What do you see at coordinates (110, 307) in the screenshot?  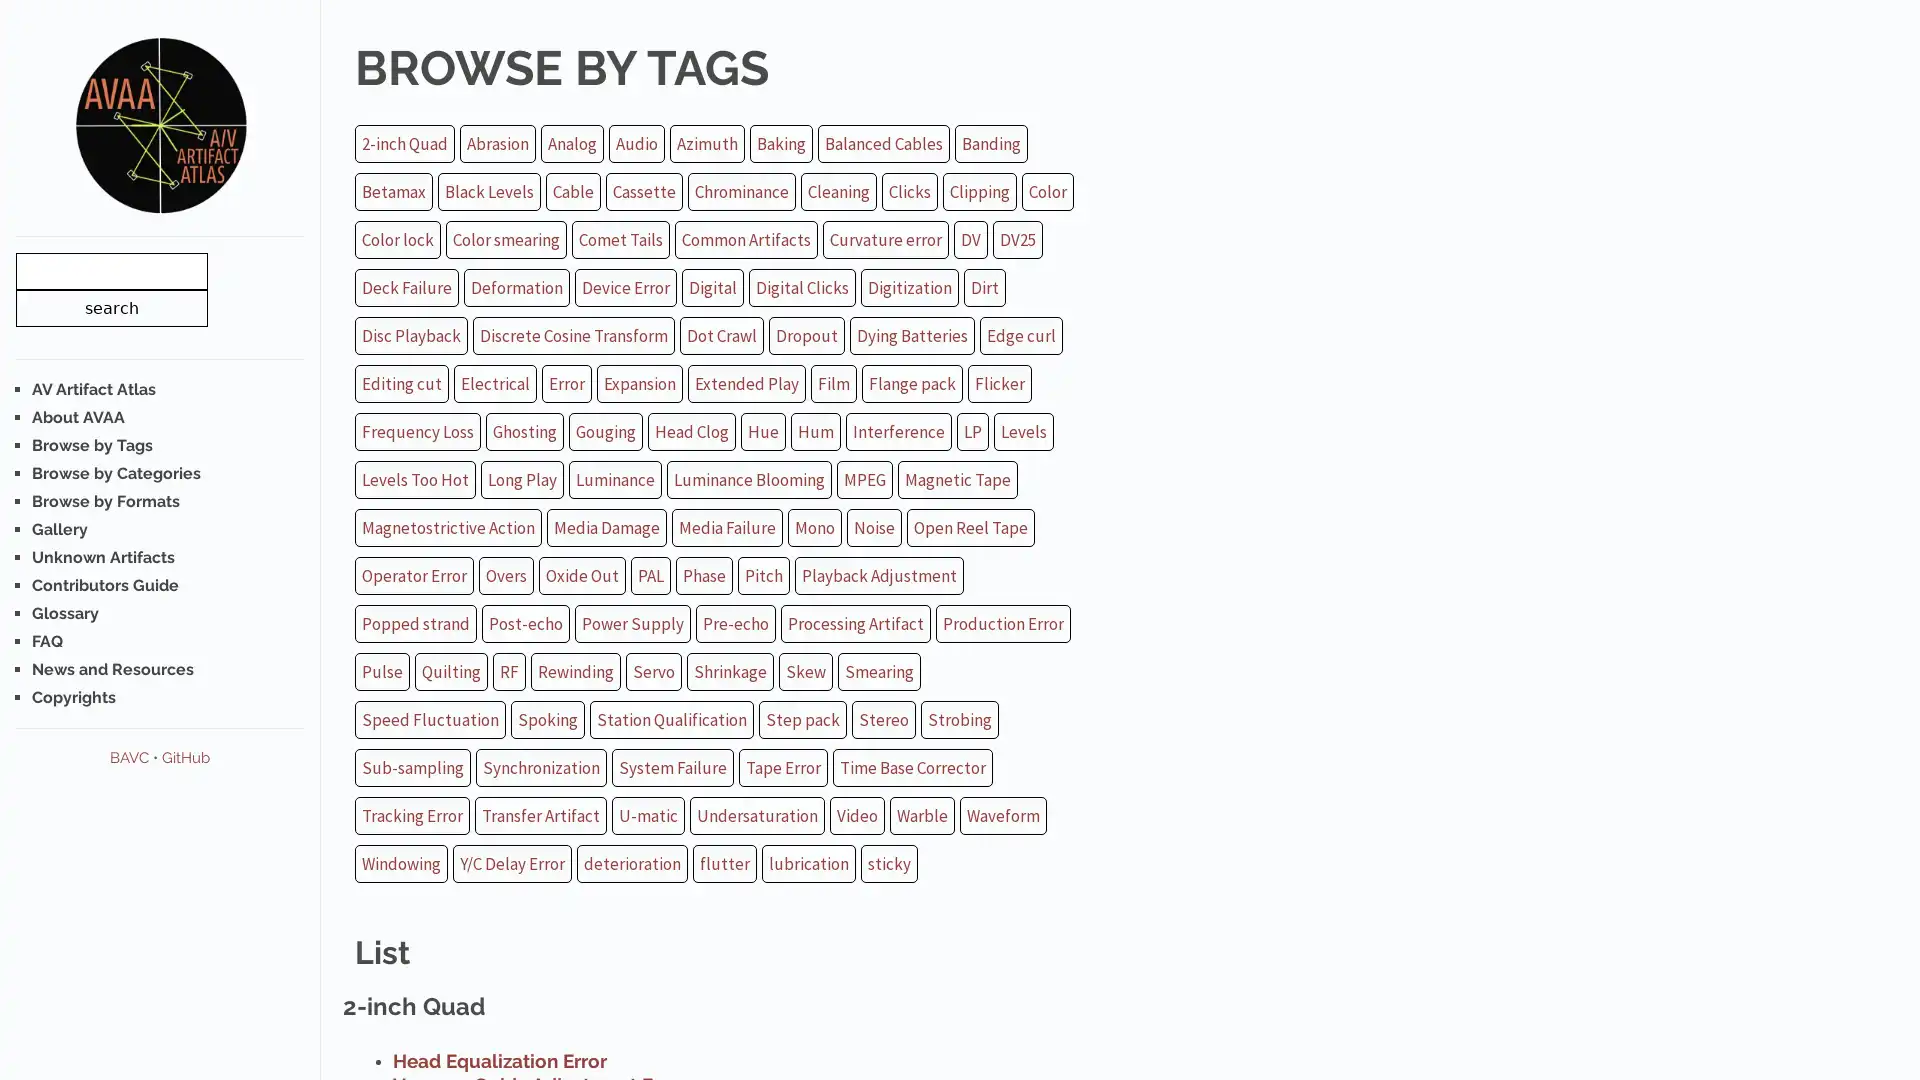 I see `search` at bounding box center [110, 307].